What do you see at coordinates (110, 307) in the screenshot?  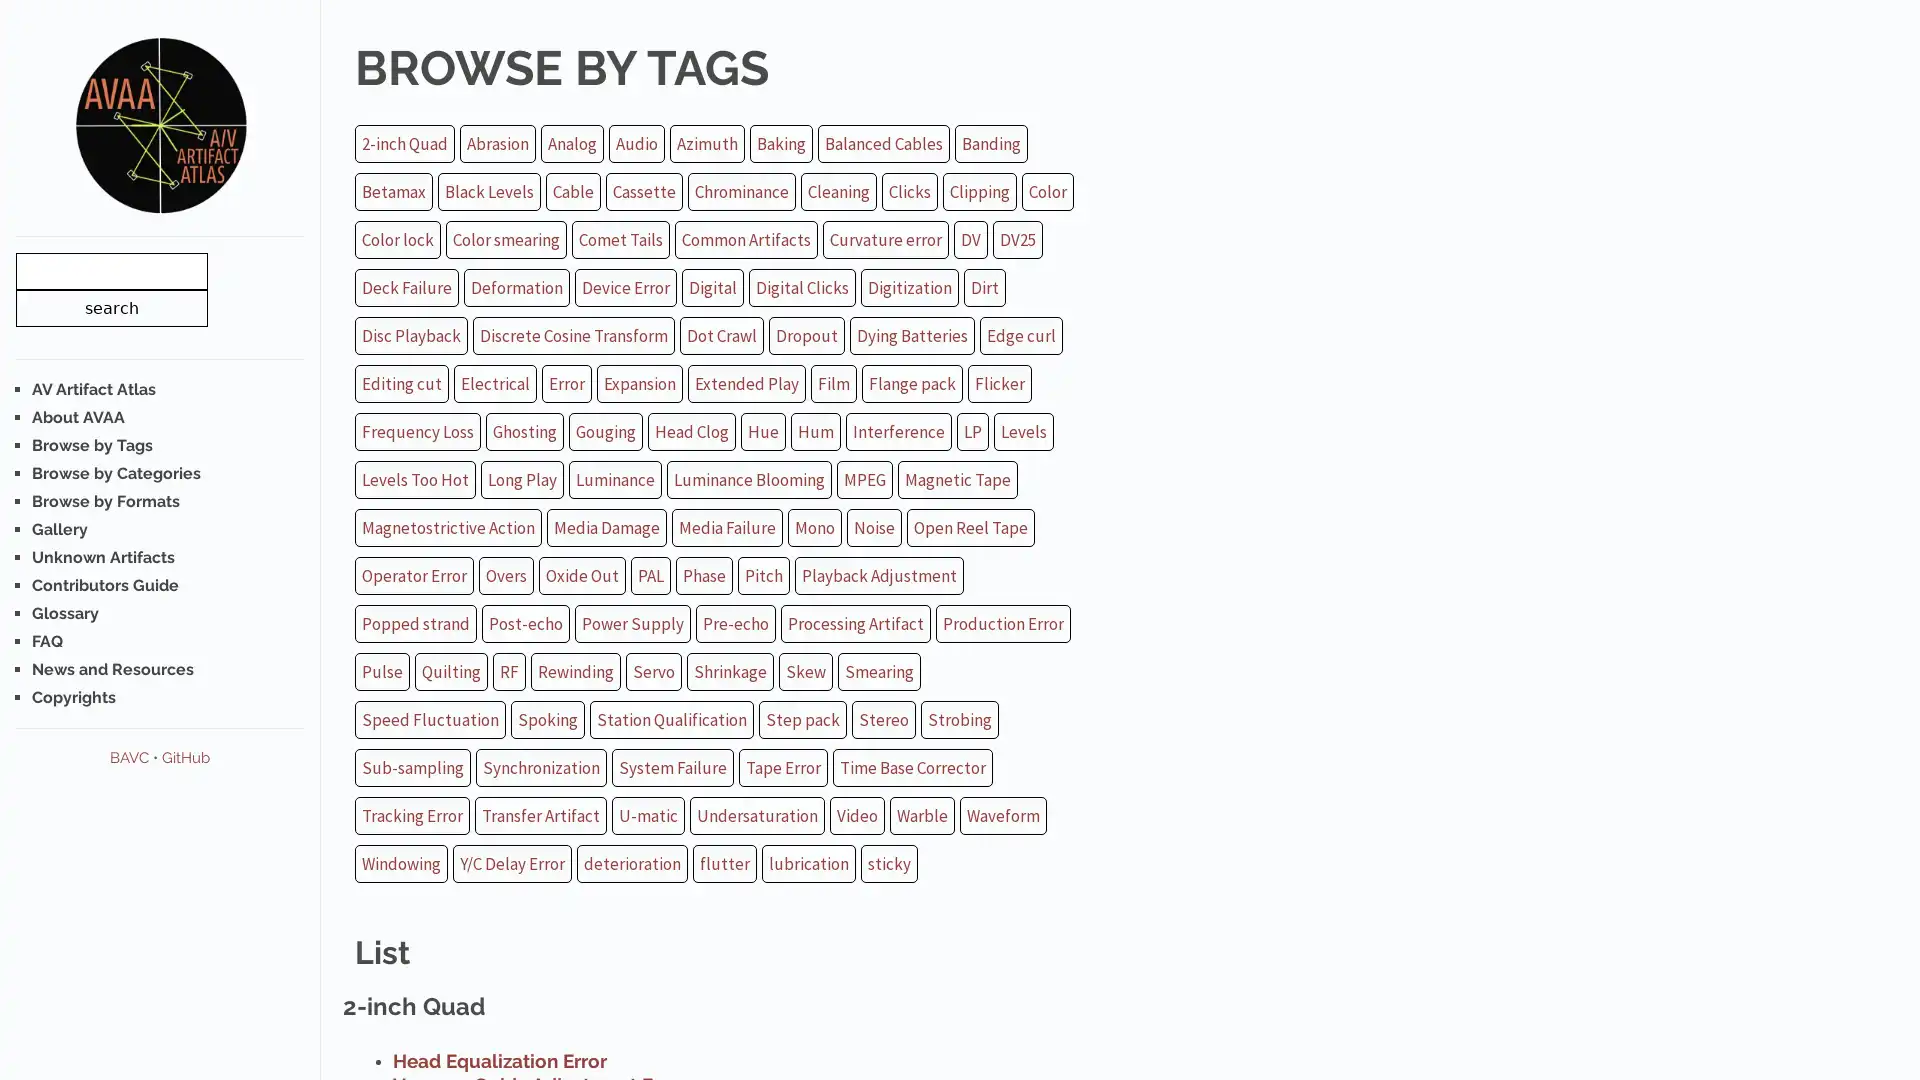 I see `search` at bounding box center [110, 307].